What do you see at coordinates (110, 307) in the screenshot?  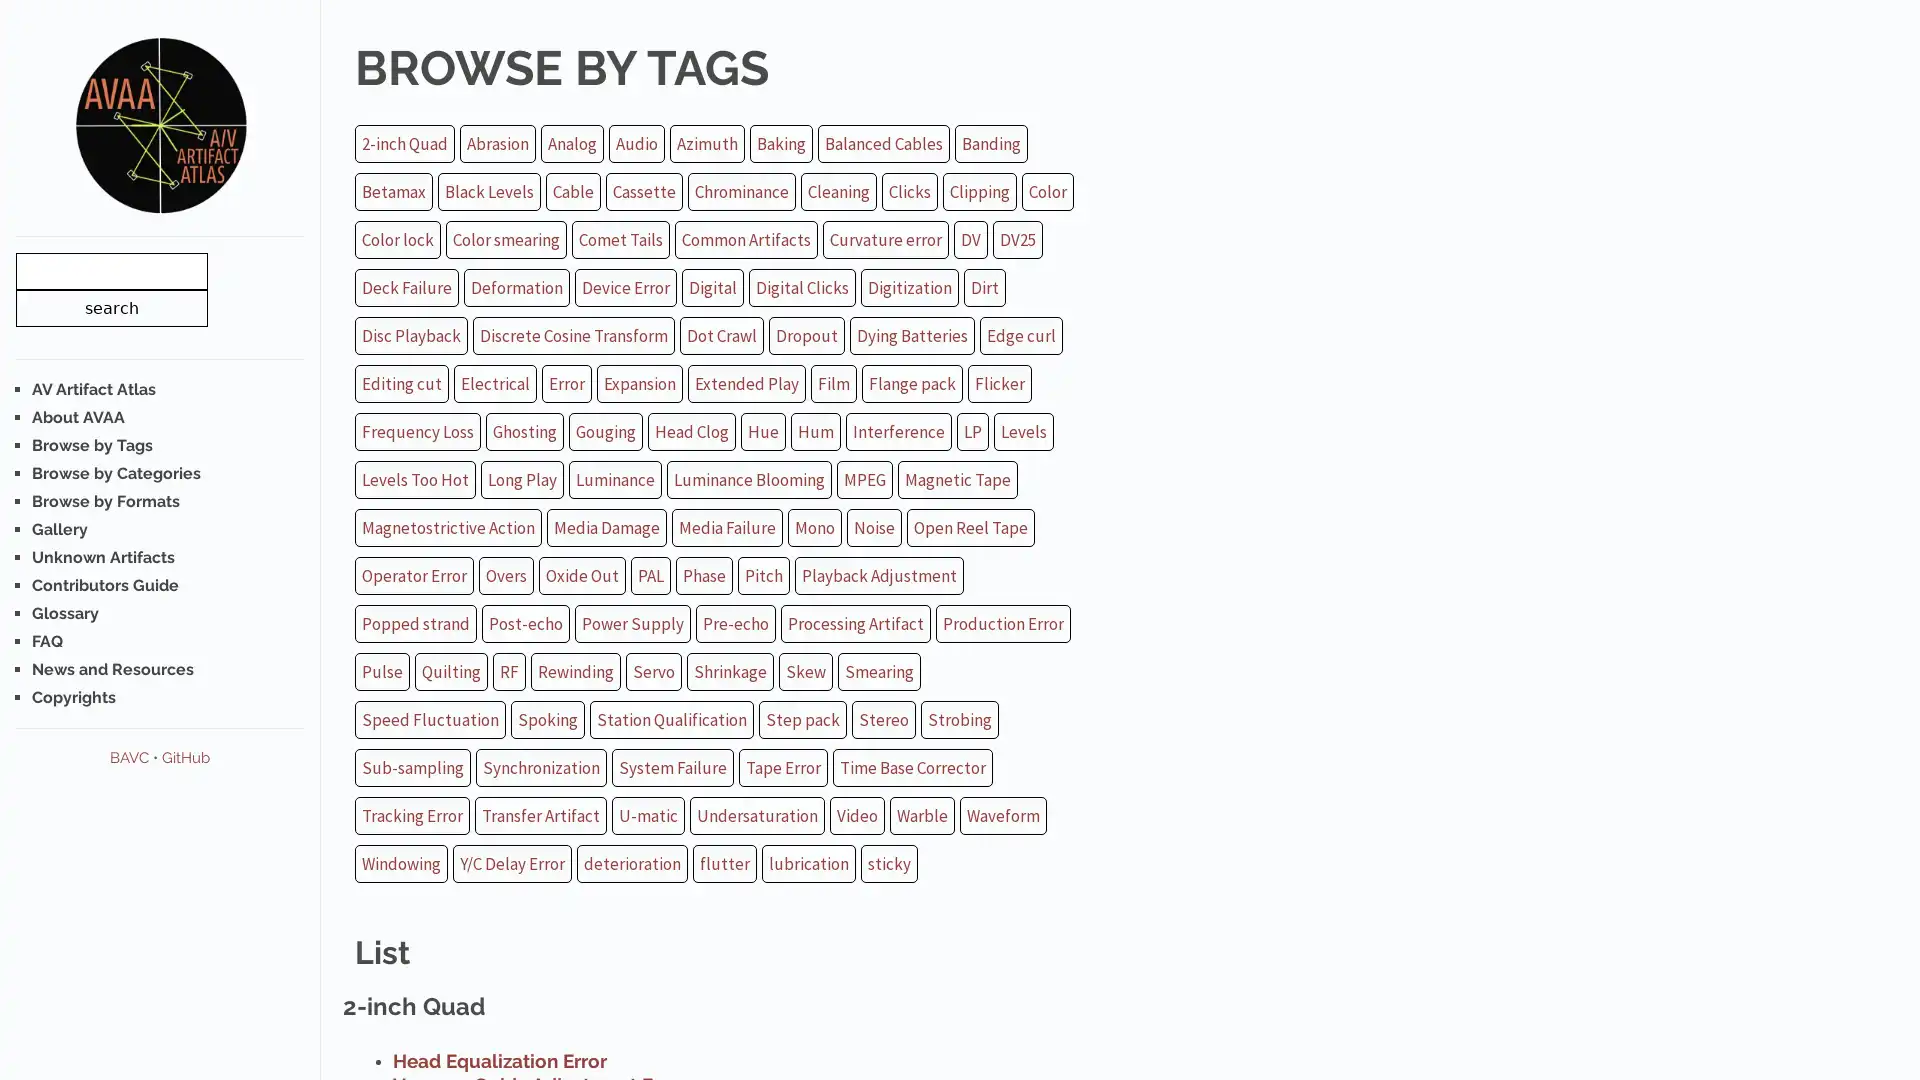 I see `search` at bounding box center [110, 307].